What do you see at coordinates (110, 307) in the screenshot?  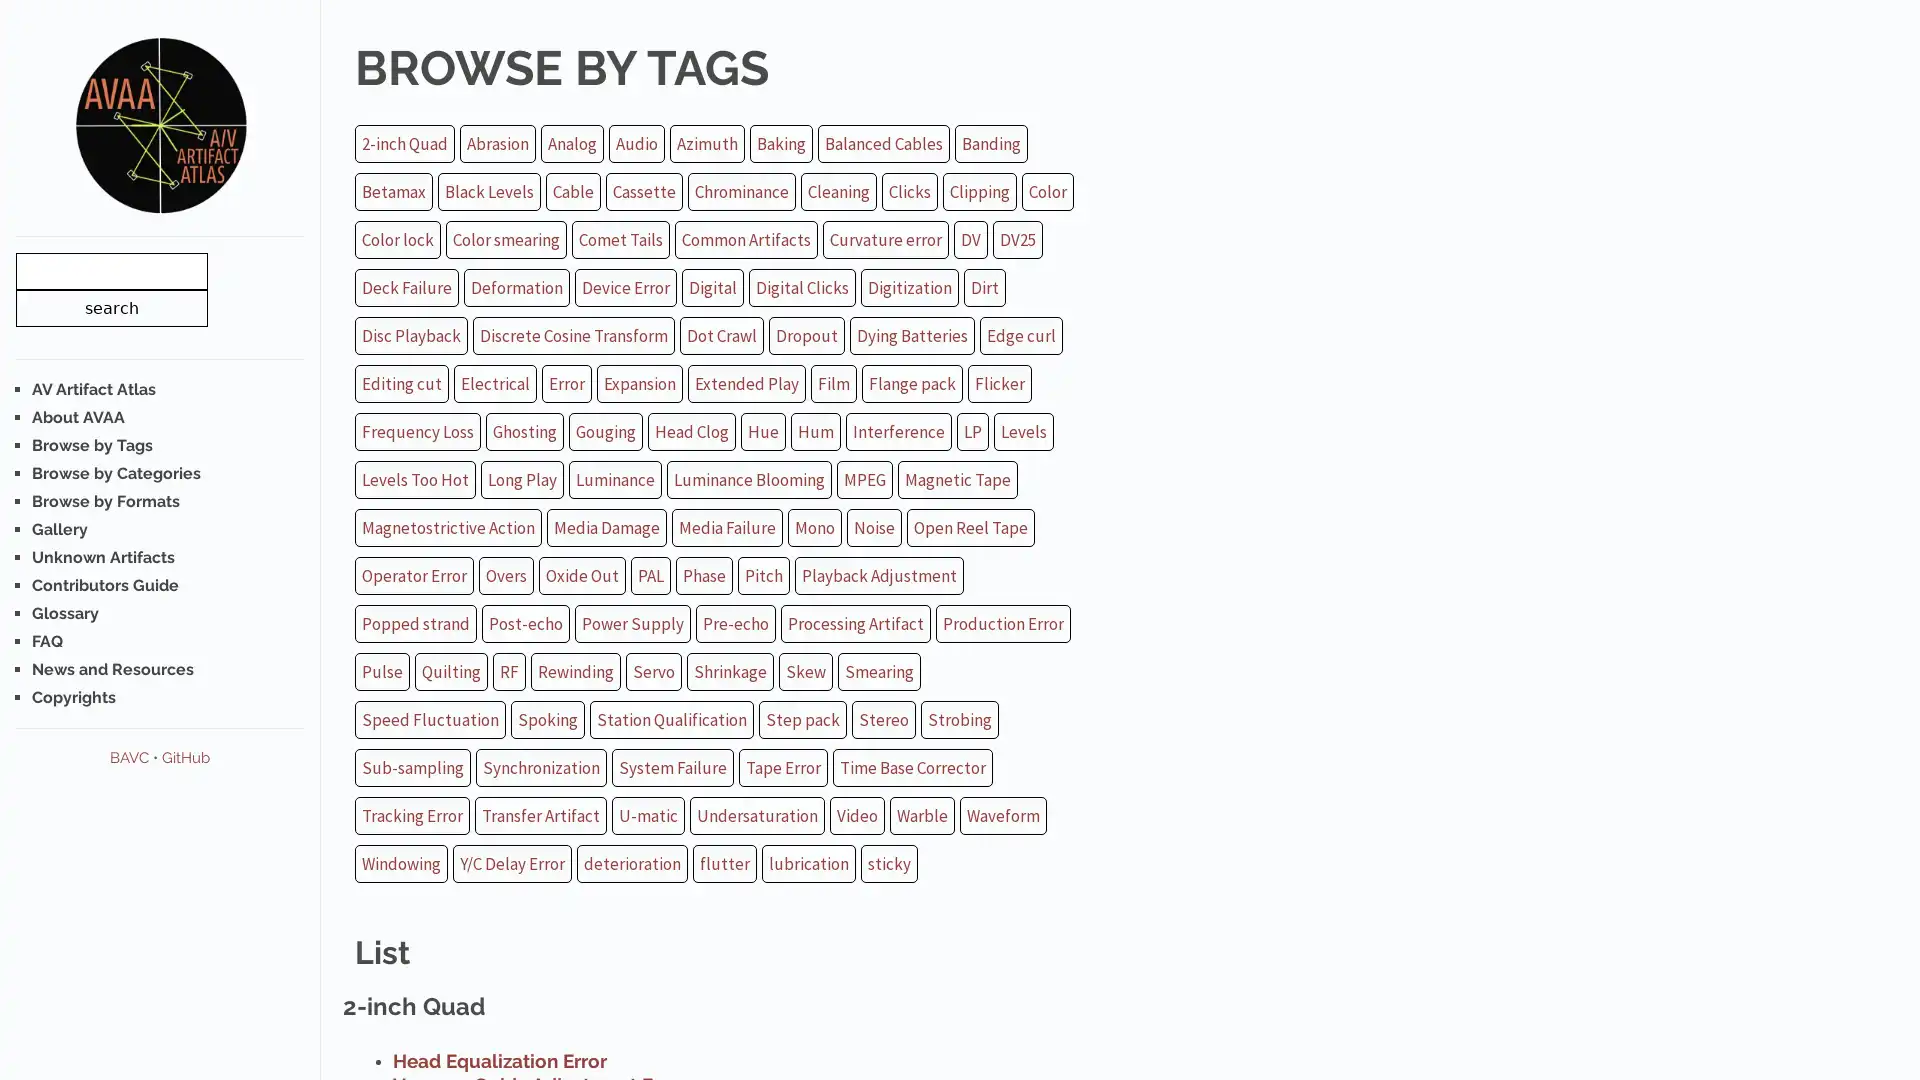 I see `search` at bounding box center [110, 307].